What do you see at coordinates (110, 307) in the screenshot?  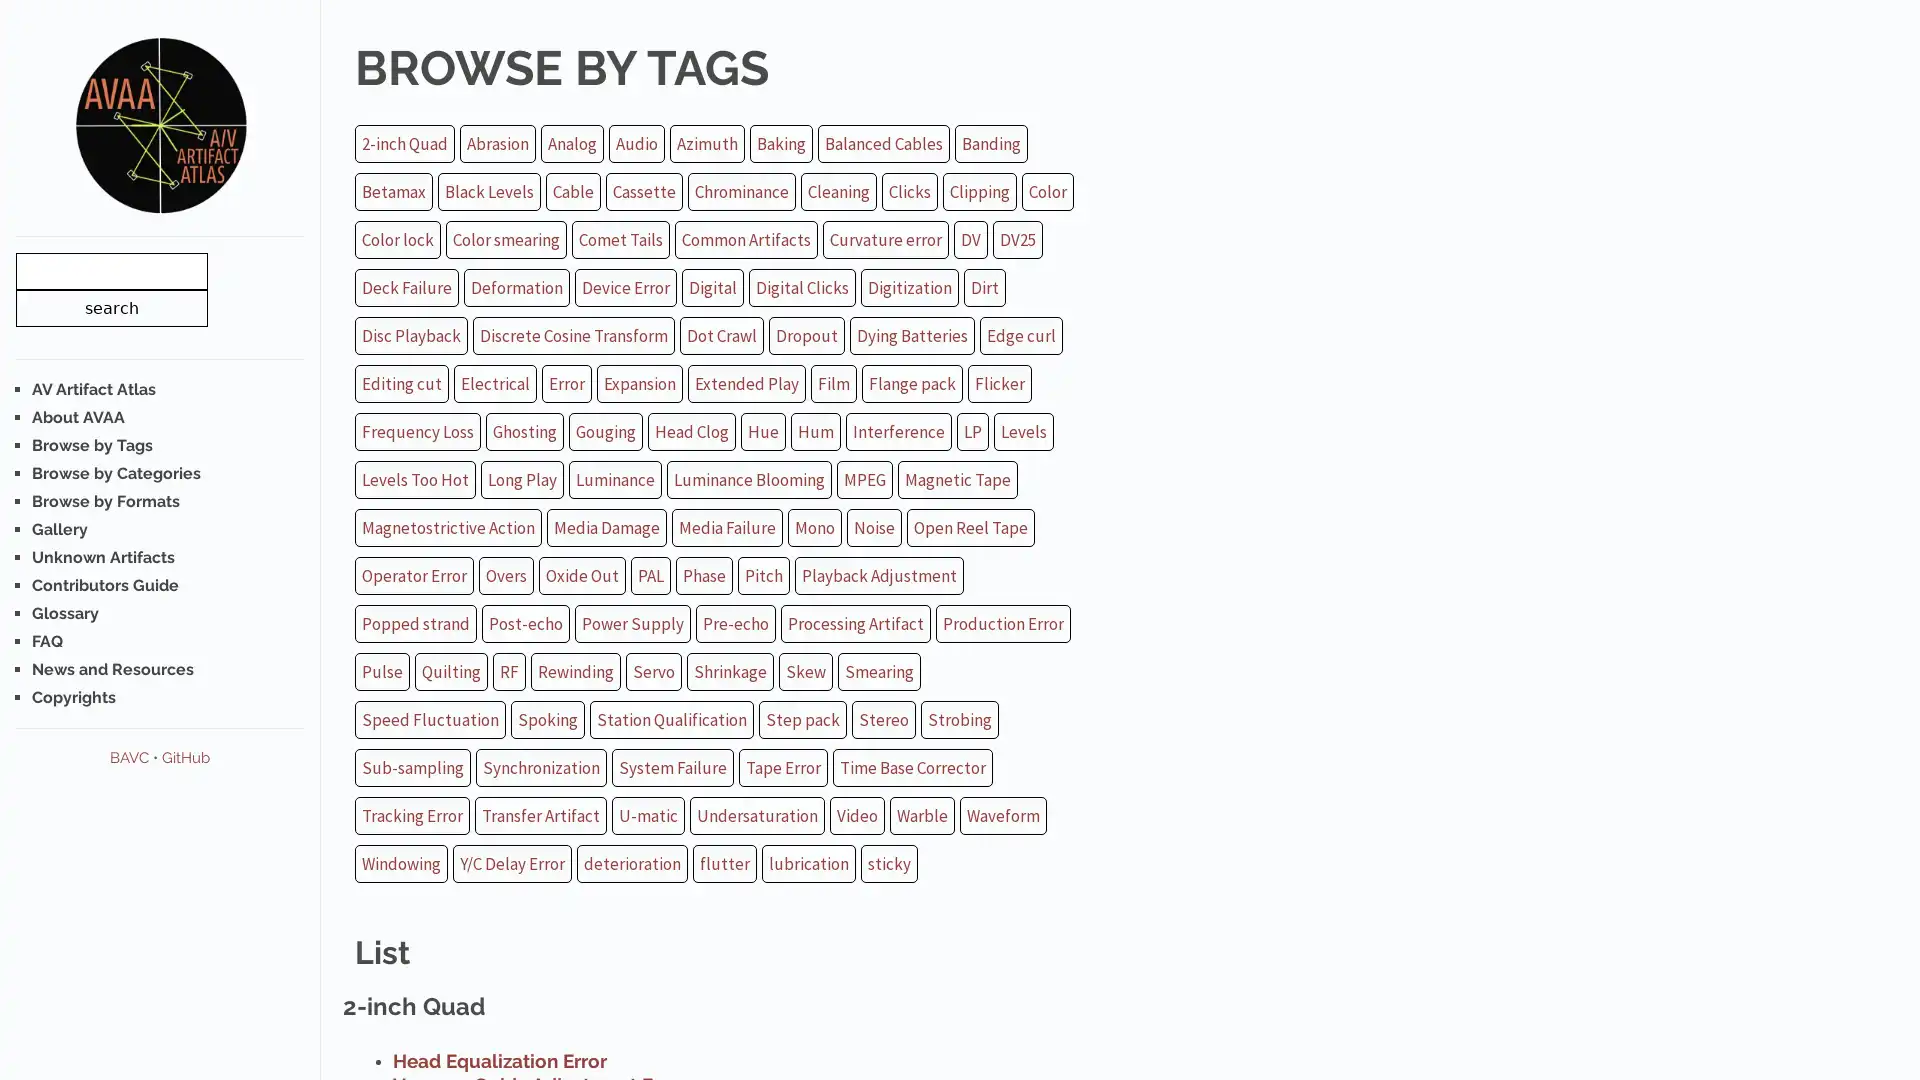 I see `search` at bounding box center [110, 307].